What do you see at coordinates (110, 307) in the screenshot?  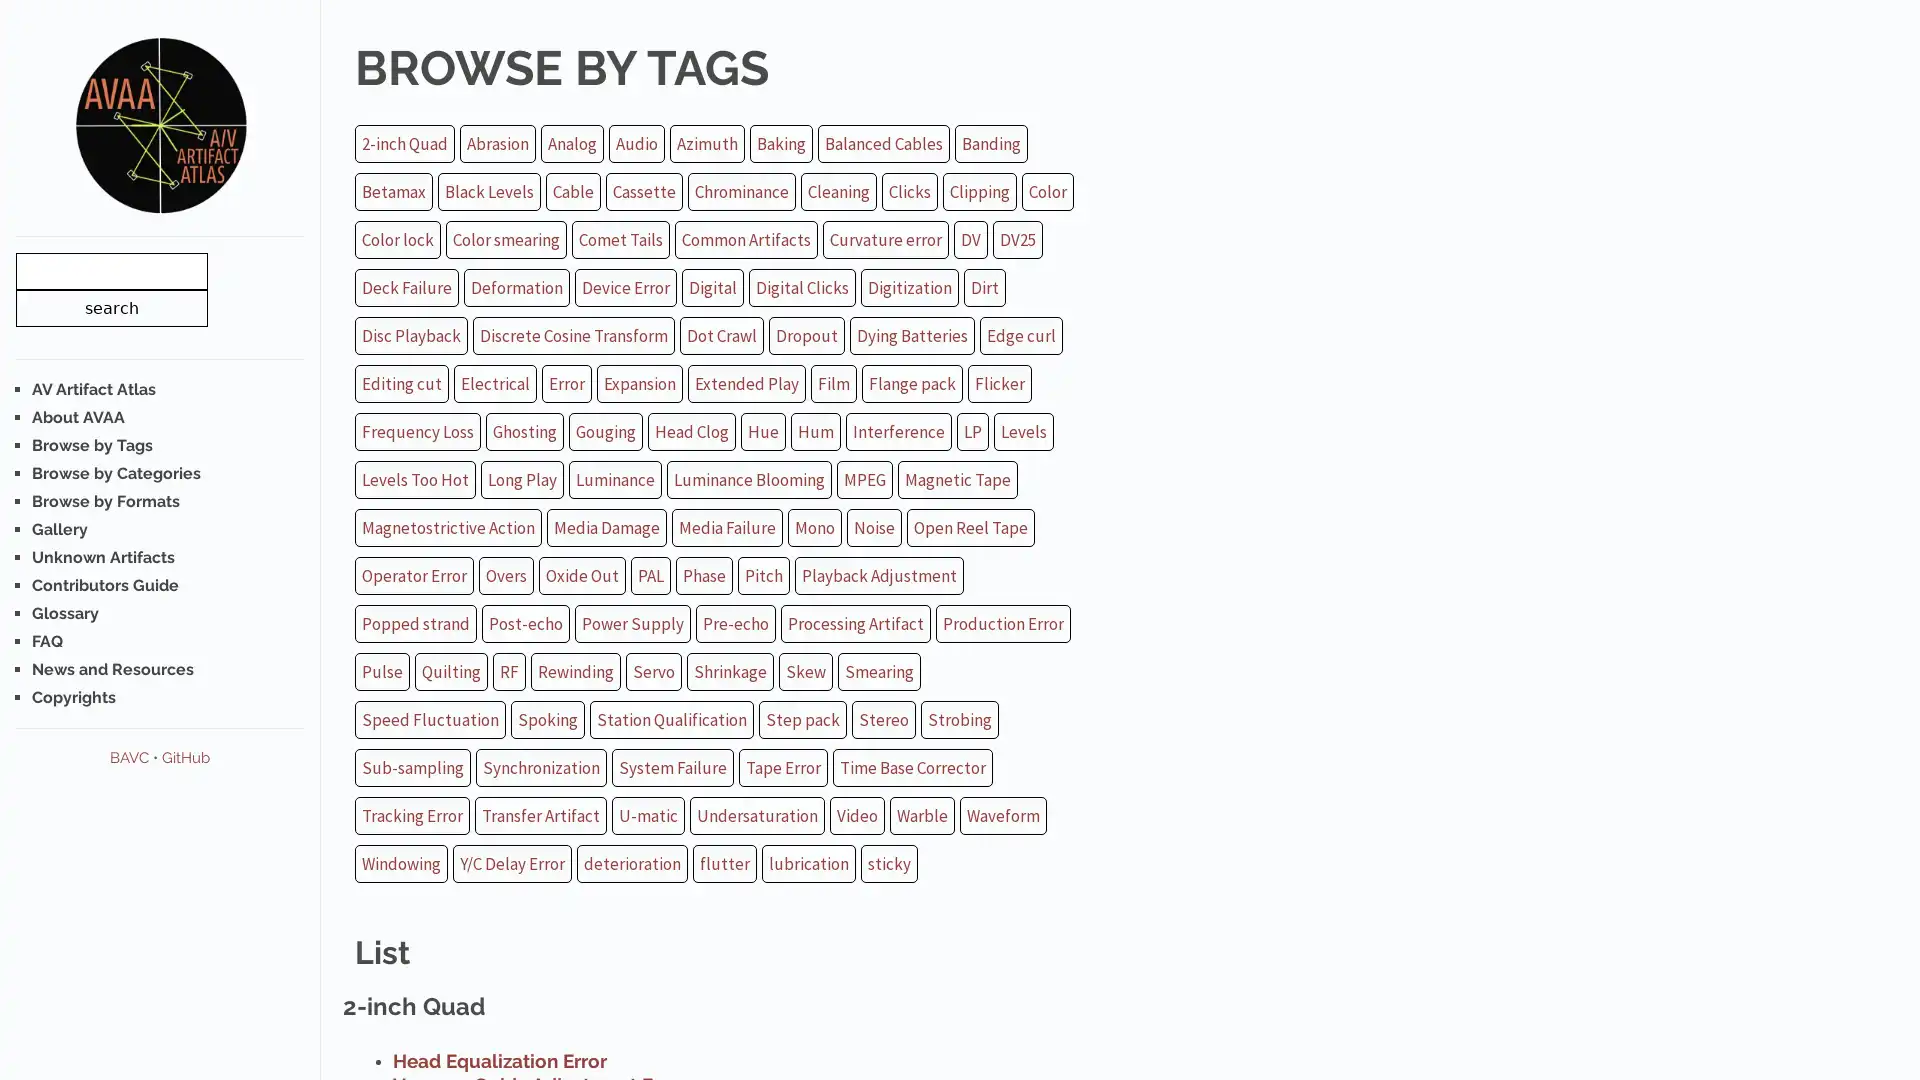 I see `search` at bounding box center [110, 307].